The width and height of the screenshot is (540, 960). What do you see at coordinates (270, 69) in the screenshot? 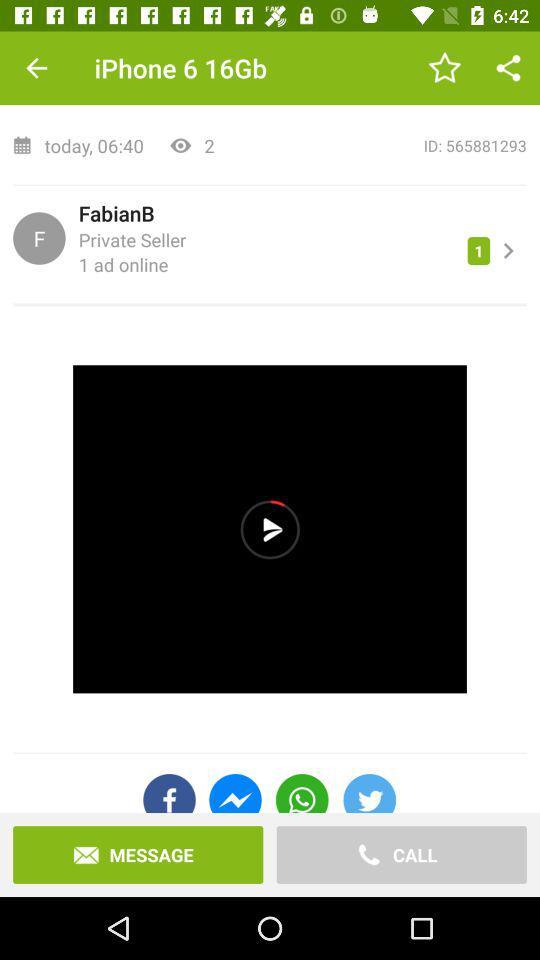
I see `top zustand mit item` at bounding box center [270, 69].